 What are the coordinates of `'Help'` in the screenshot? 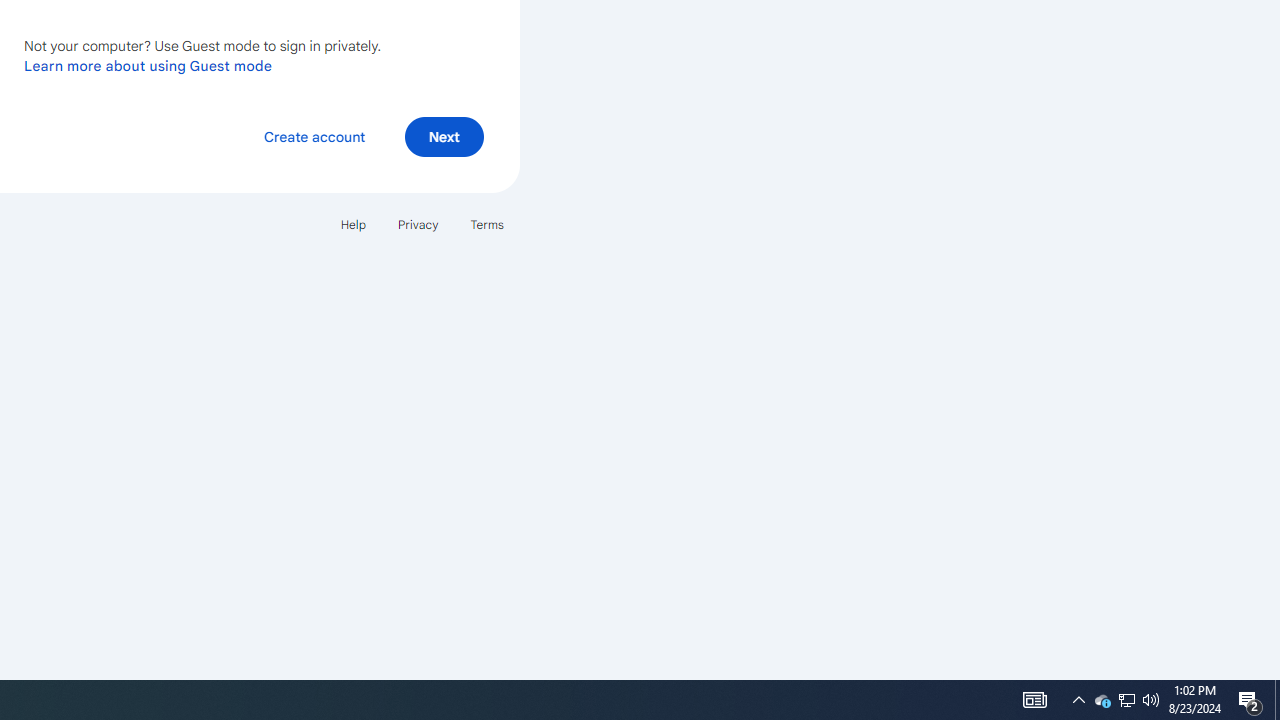 It's located at (352, 224).